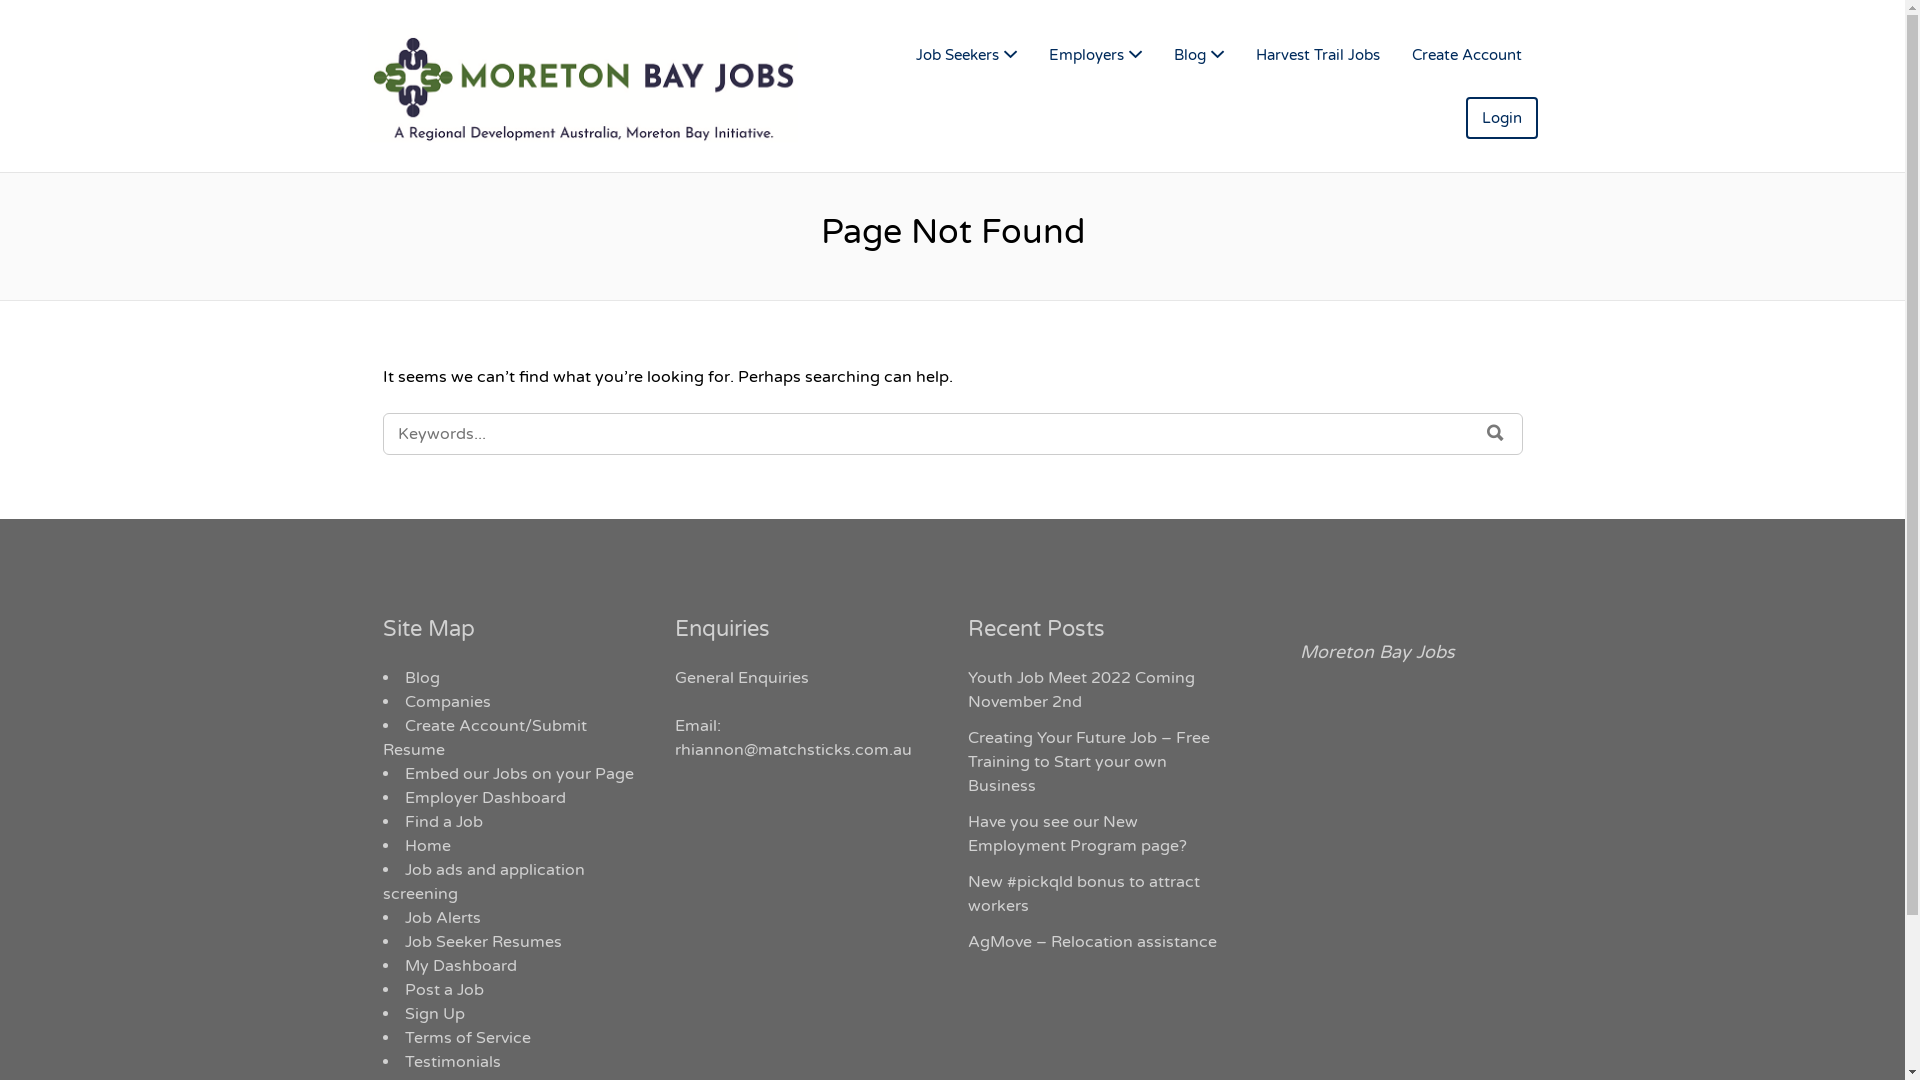  I want to click on 'Post a Job', so click(442, 990).